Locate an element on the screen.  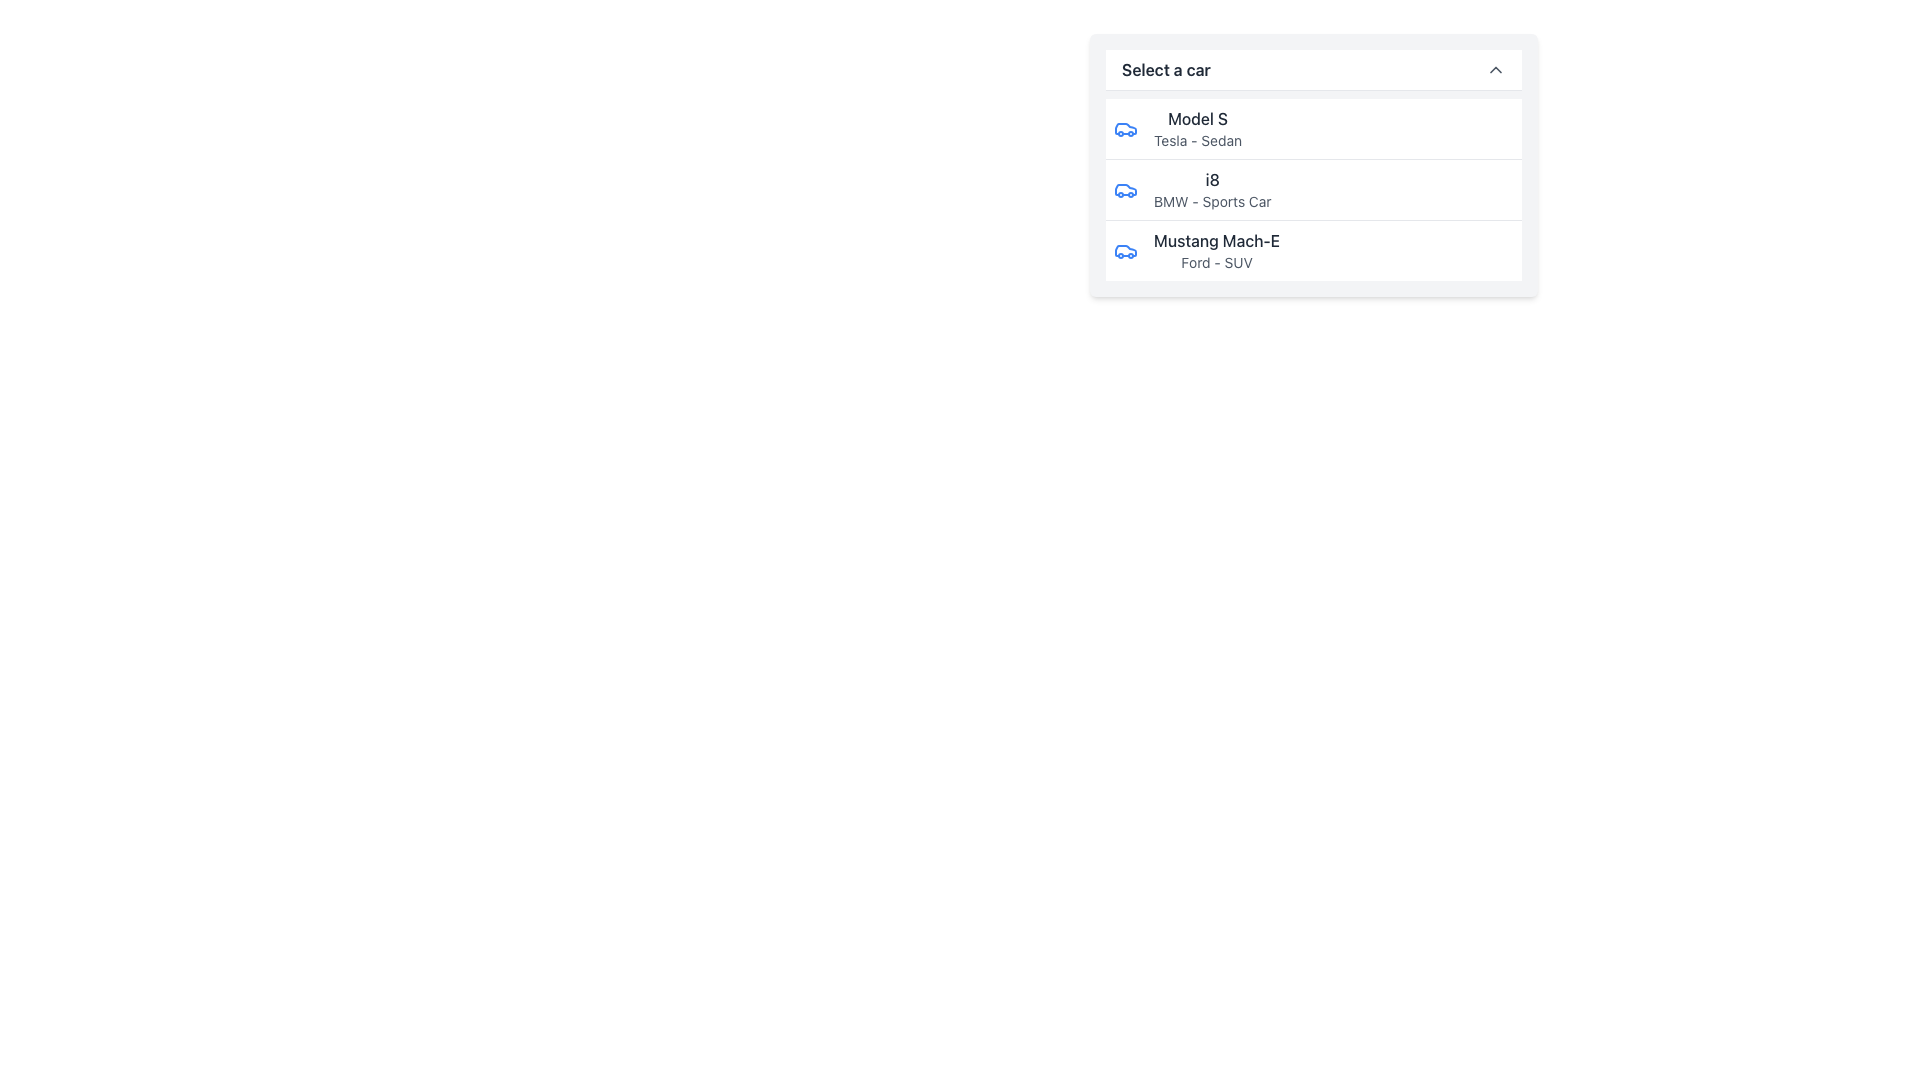
text label 'Mustang Mach-E' which is styled with a medium weight font in dark gray color, located in the dropdown list for car models is located at coordinates (1216, 239).